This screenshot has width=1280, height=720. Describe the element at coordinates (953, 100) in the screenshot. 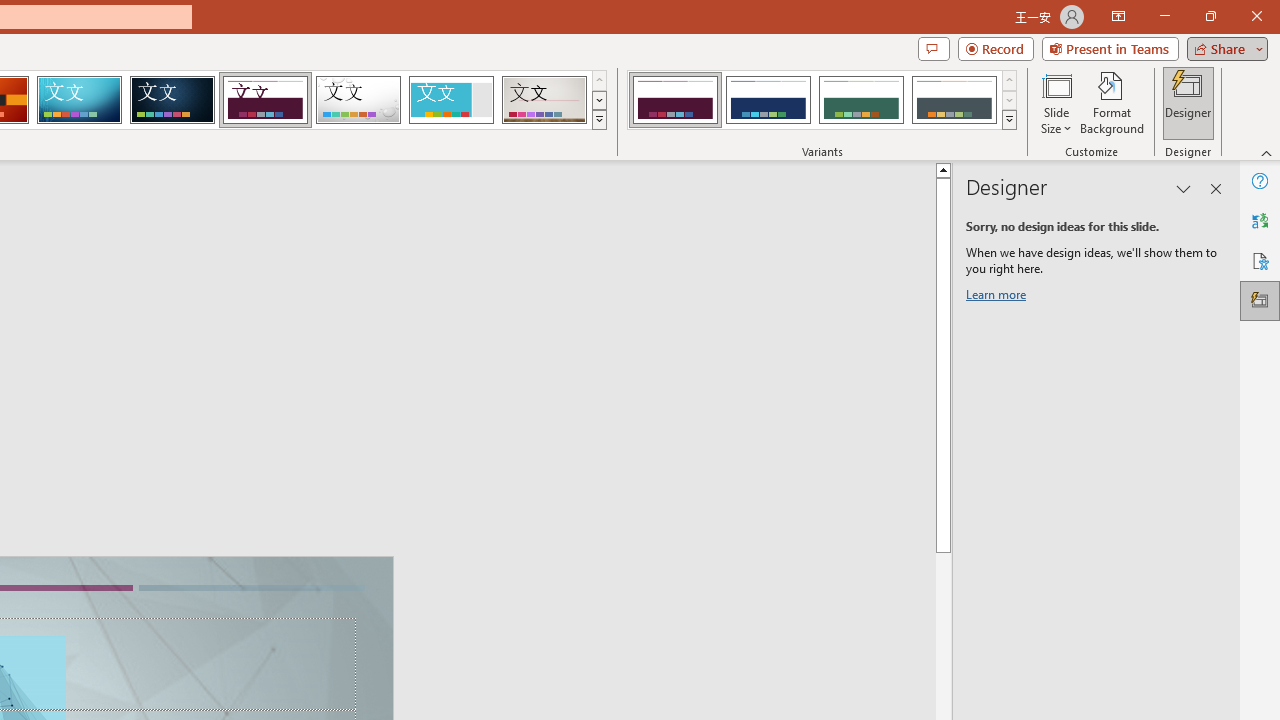

I see `'Dividend Variant 4'` at that location.